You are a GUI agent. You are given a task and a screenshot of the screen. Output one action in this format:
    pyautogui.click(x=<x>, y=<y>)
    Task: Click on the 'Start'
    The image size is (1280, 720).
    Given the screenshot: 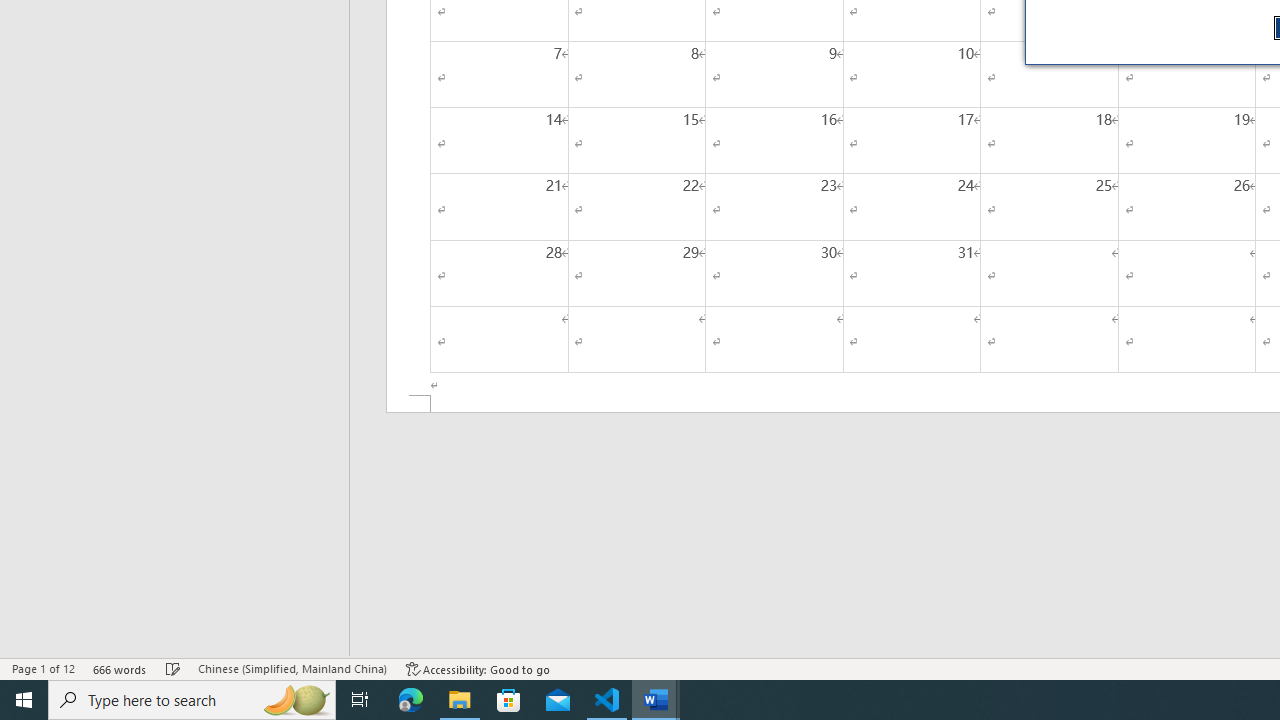 What is the action you would take?
    pyautogui.click(x=24, y=698)
    